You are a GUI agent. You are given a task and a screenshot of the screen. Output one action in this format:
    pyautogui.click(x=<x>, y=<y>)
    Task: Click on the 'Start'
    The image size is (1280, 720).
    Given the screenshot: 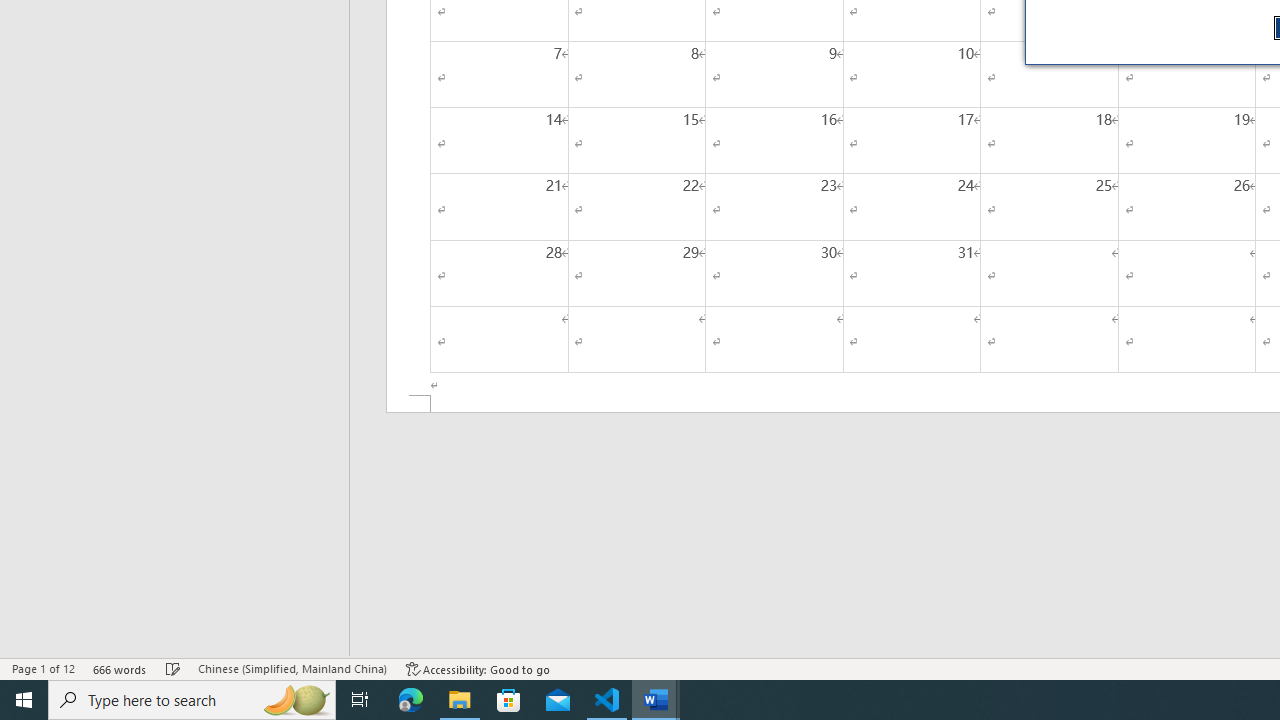 What is the action you would take?
    pyautogui.click(x=24, y=698)
    